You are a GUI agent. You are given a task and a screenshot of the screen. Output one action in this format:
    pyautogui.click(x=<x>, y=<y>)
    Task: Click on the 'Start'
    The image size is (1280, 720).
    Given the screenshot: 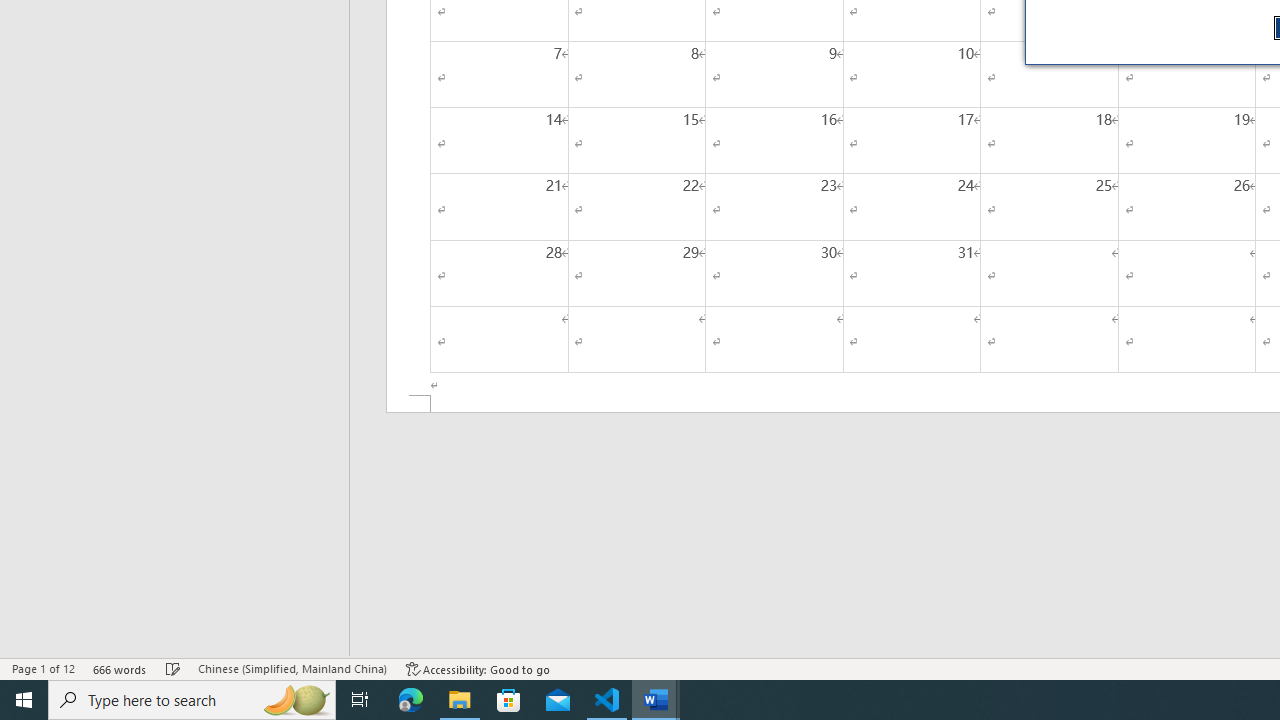 What is the action you would take?
    pyautogui.click(x=24, y=698)
    